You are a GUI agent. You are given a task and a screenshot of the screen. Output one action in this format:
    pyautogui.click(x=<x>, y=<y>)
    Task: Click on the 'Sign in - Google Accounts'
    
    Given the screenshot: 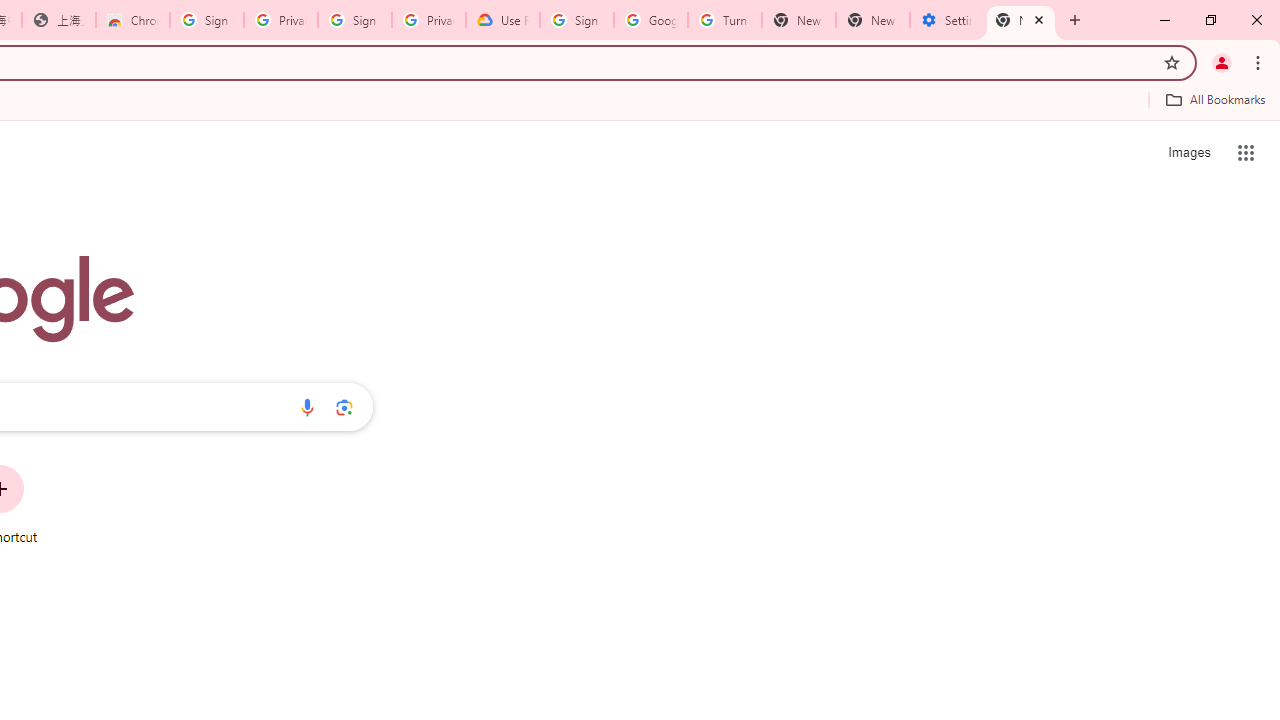 What is the action you would take?
    pyautogui.click(x=207, y=20)
    